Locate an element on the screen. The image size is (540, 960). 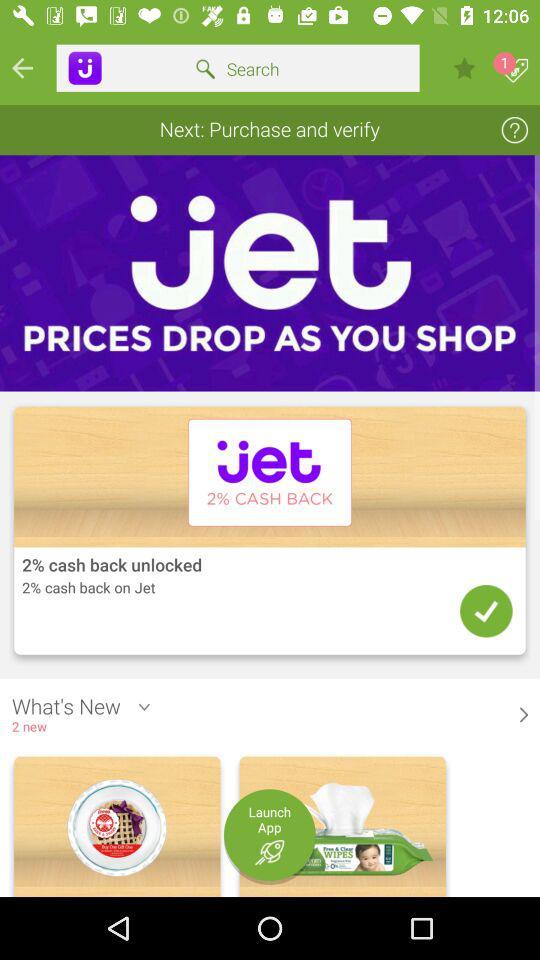
the button at the top right corner of the page is located at coordinates (516, 71).